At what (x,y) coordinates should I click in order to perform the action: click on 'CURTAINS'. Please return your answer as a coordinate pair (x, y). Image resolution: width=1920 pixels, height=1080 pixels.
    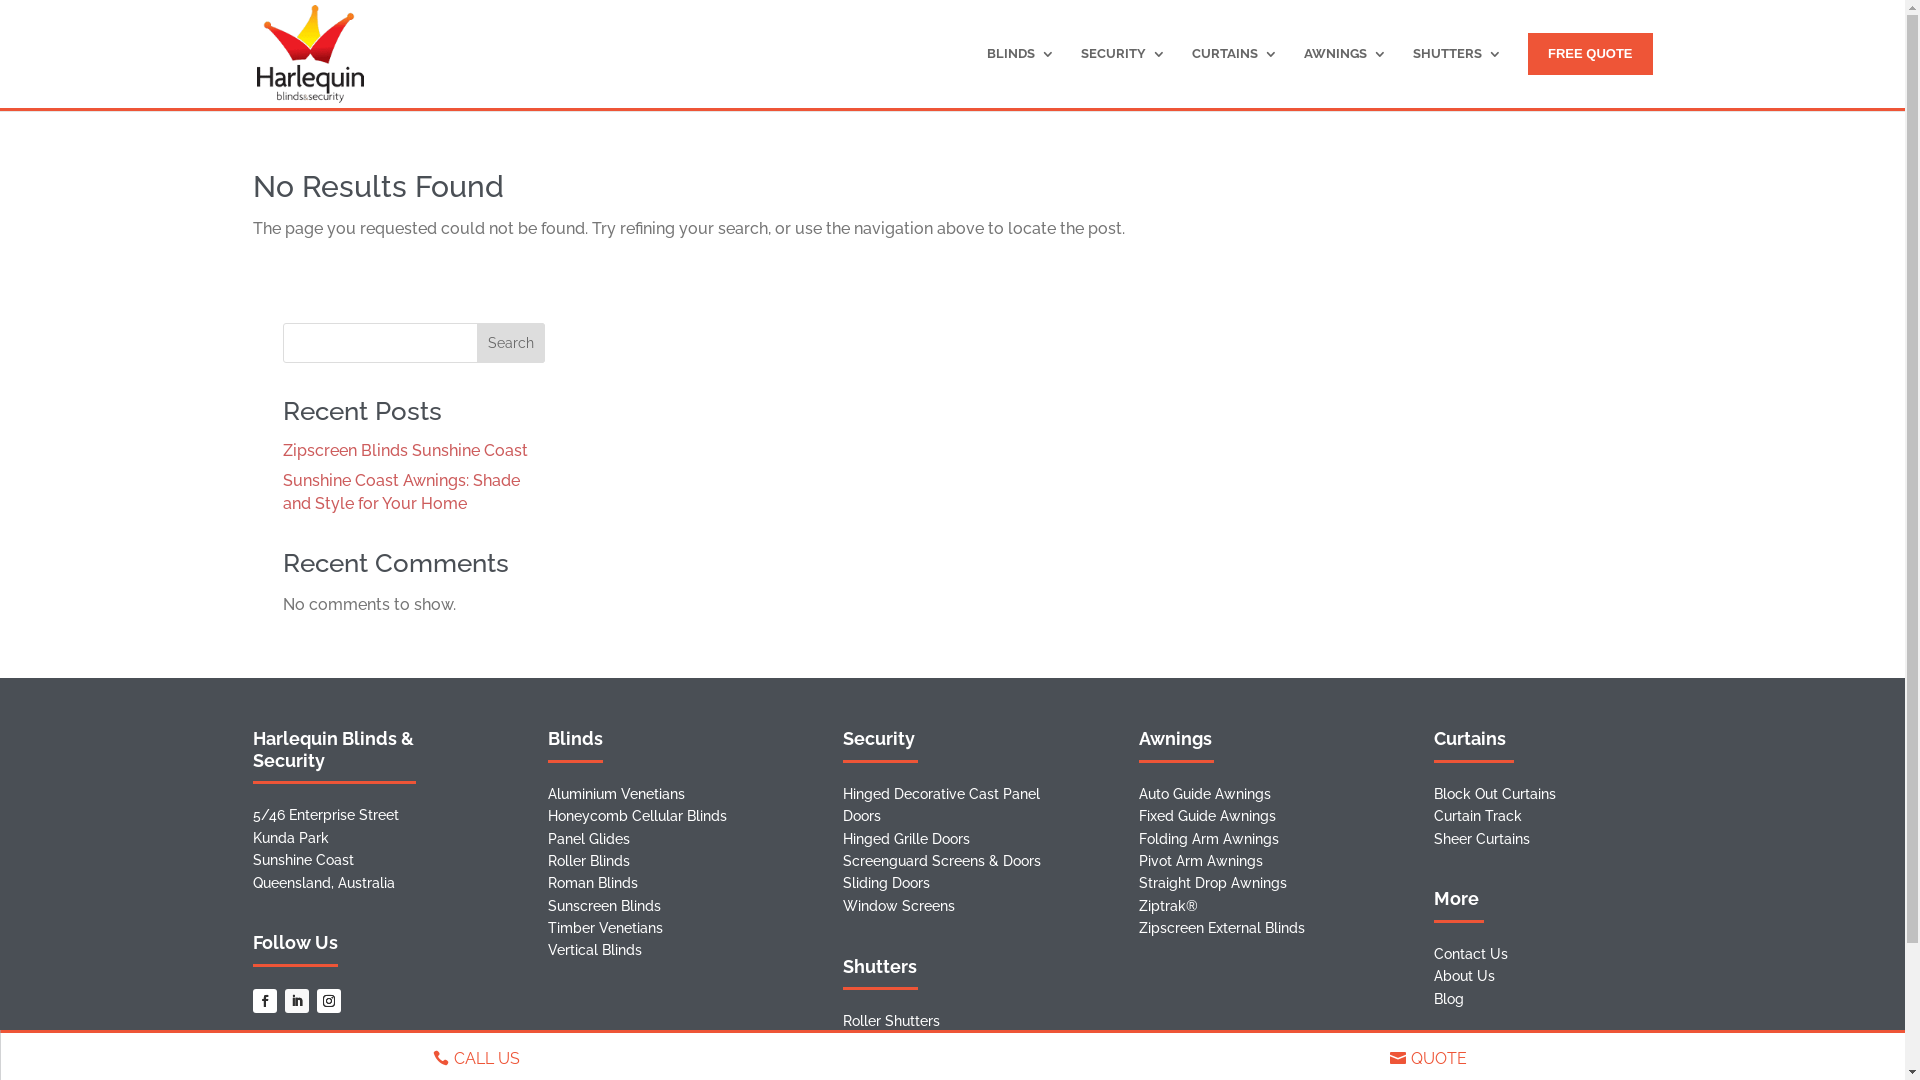
    Looking at the image, I should click on (1233, 74).